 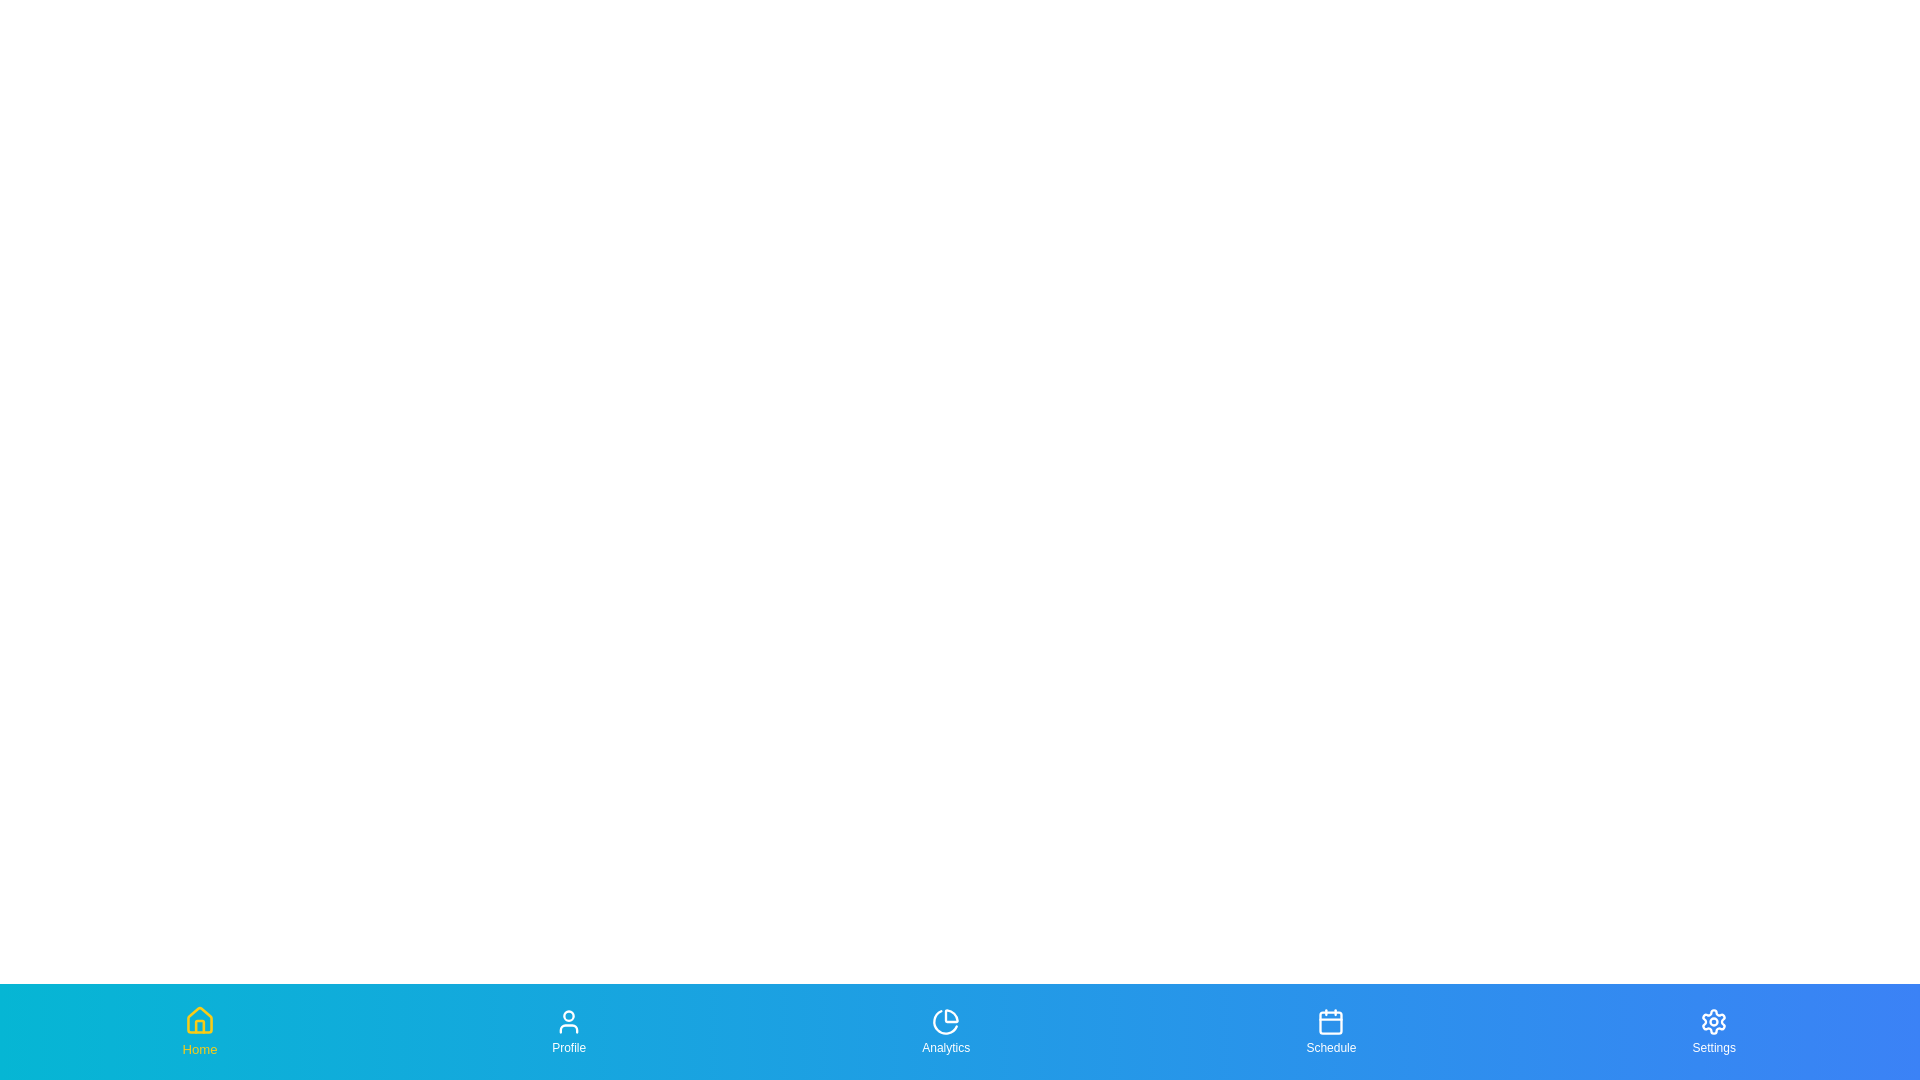 I want to click on the tab labeled Schedule to focus on it, so click(x=1330, y=1032).